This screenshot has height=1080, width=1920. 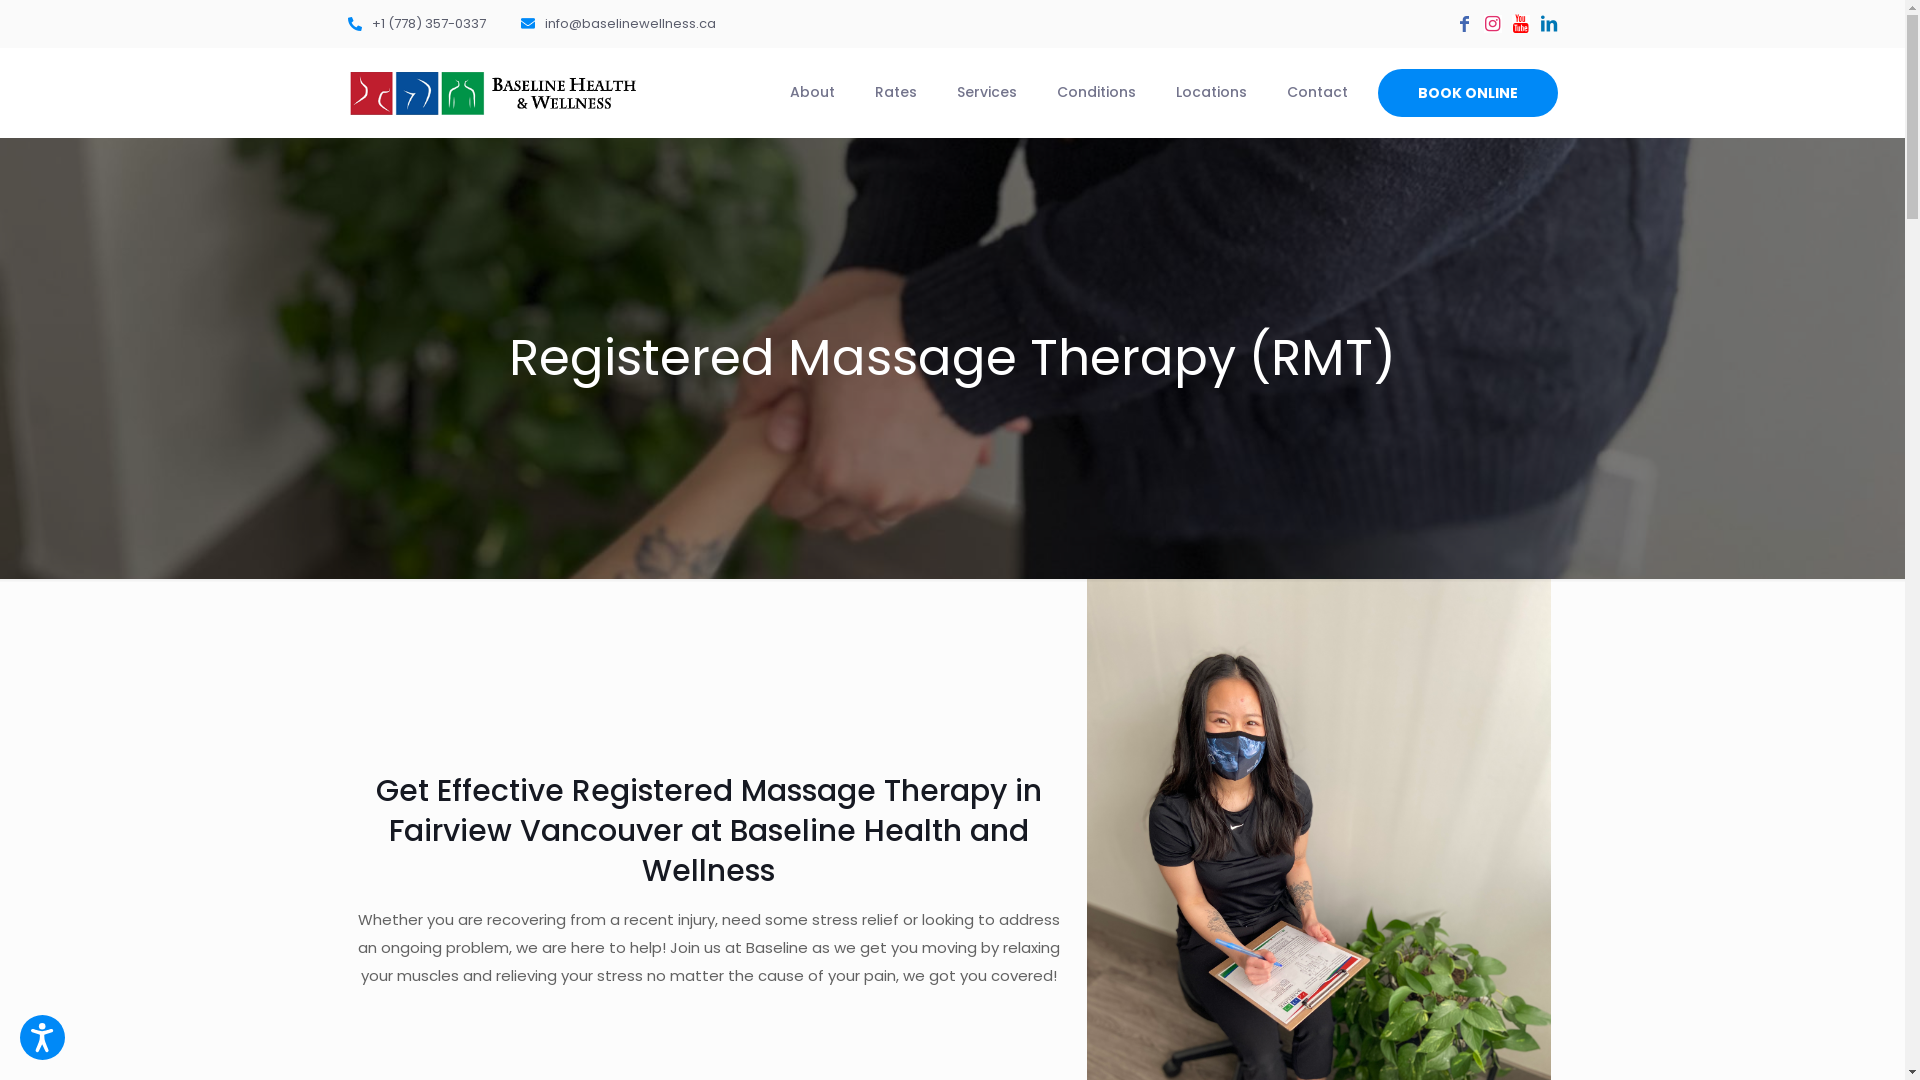 What do you see at coordinates (985, 92) in the screenshot?
I see `'Services'` at bounding box center [985, 92].